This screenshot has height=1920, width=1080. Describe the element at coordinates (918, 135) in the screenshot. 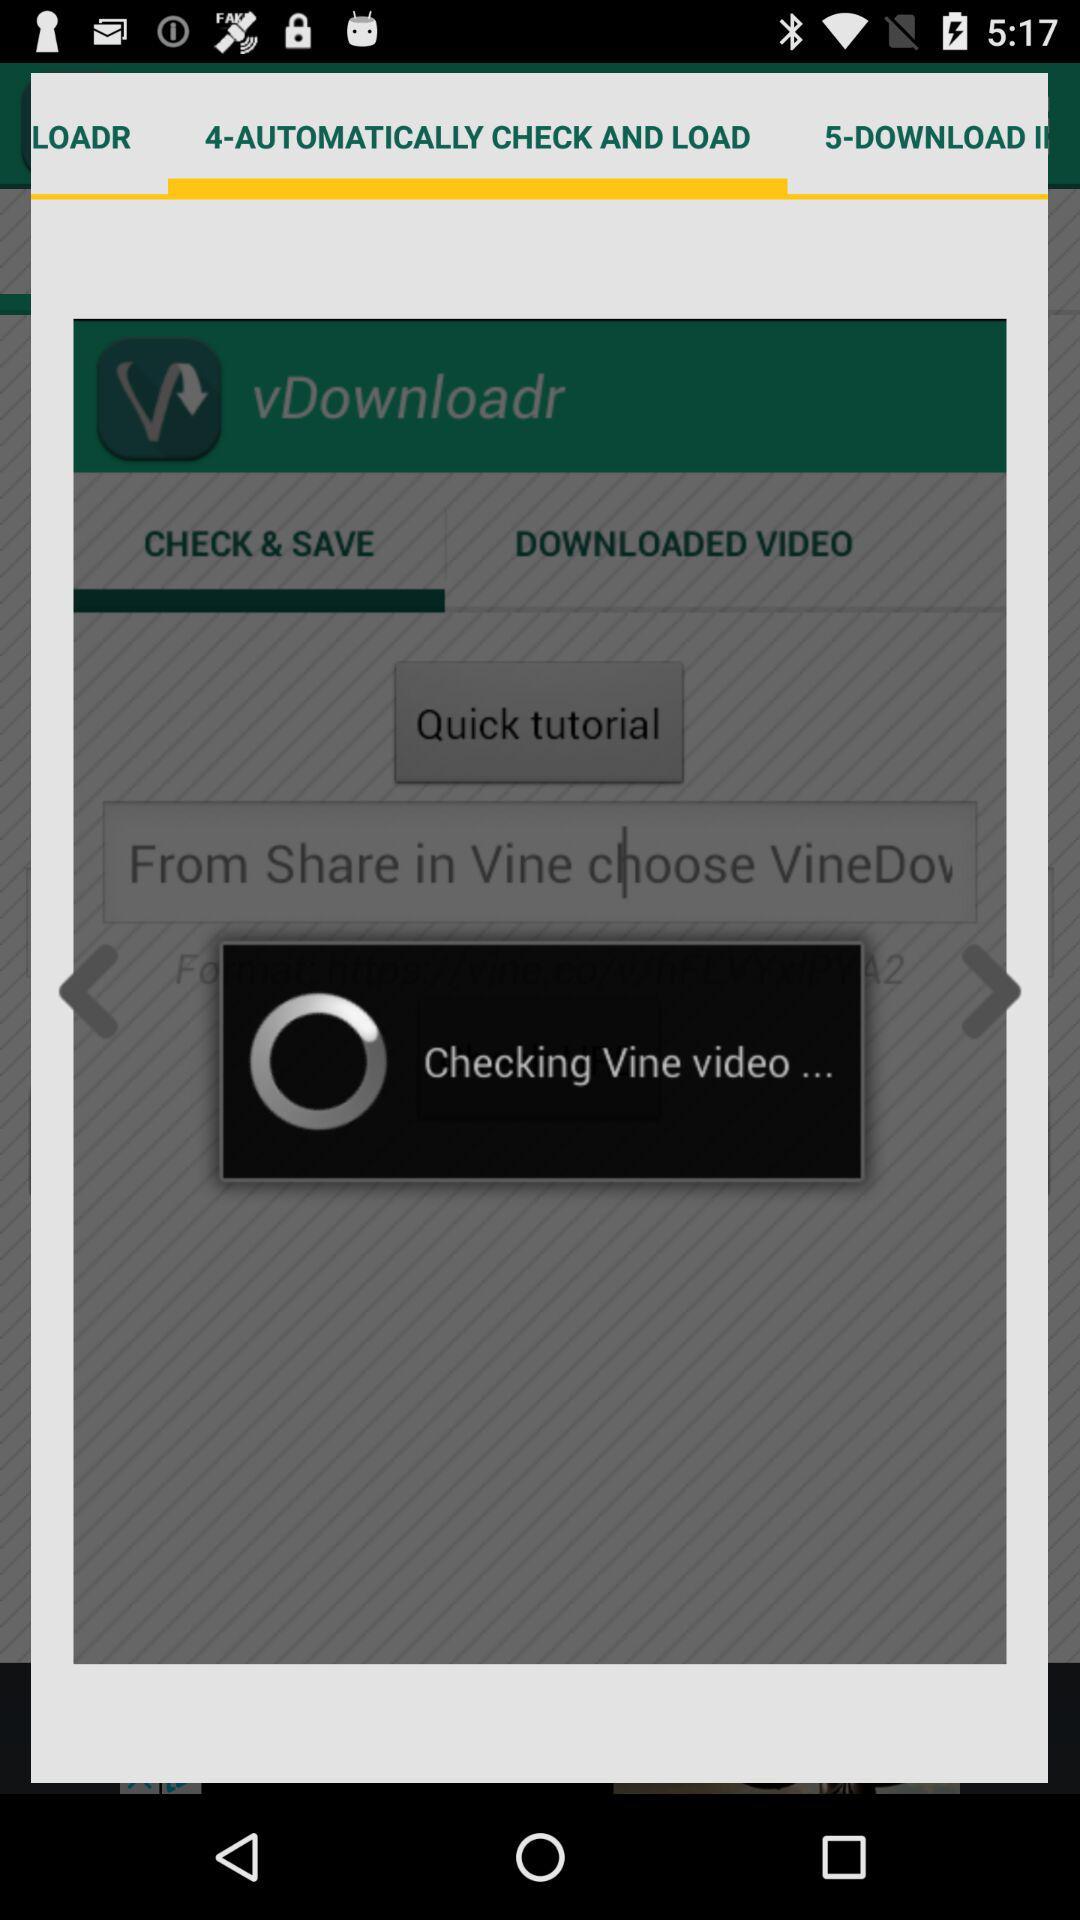

I see `item next to 4 automatically check` at that location.